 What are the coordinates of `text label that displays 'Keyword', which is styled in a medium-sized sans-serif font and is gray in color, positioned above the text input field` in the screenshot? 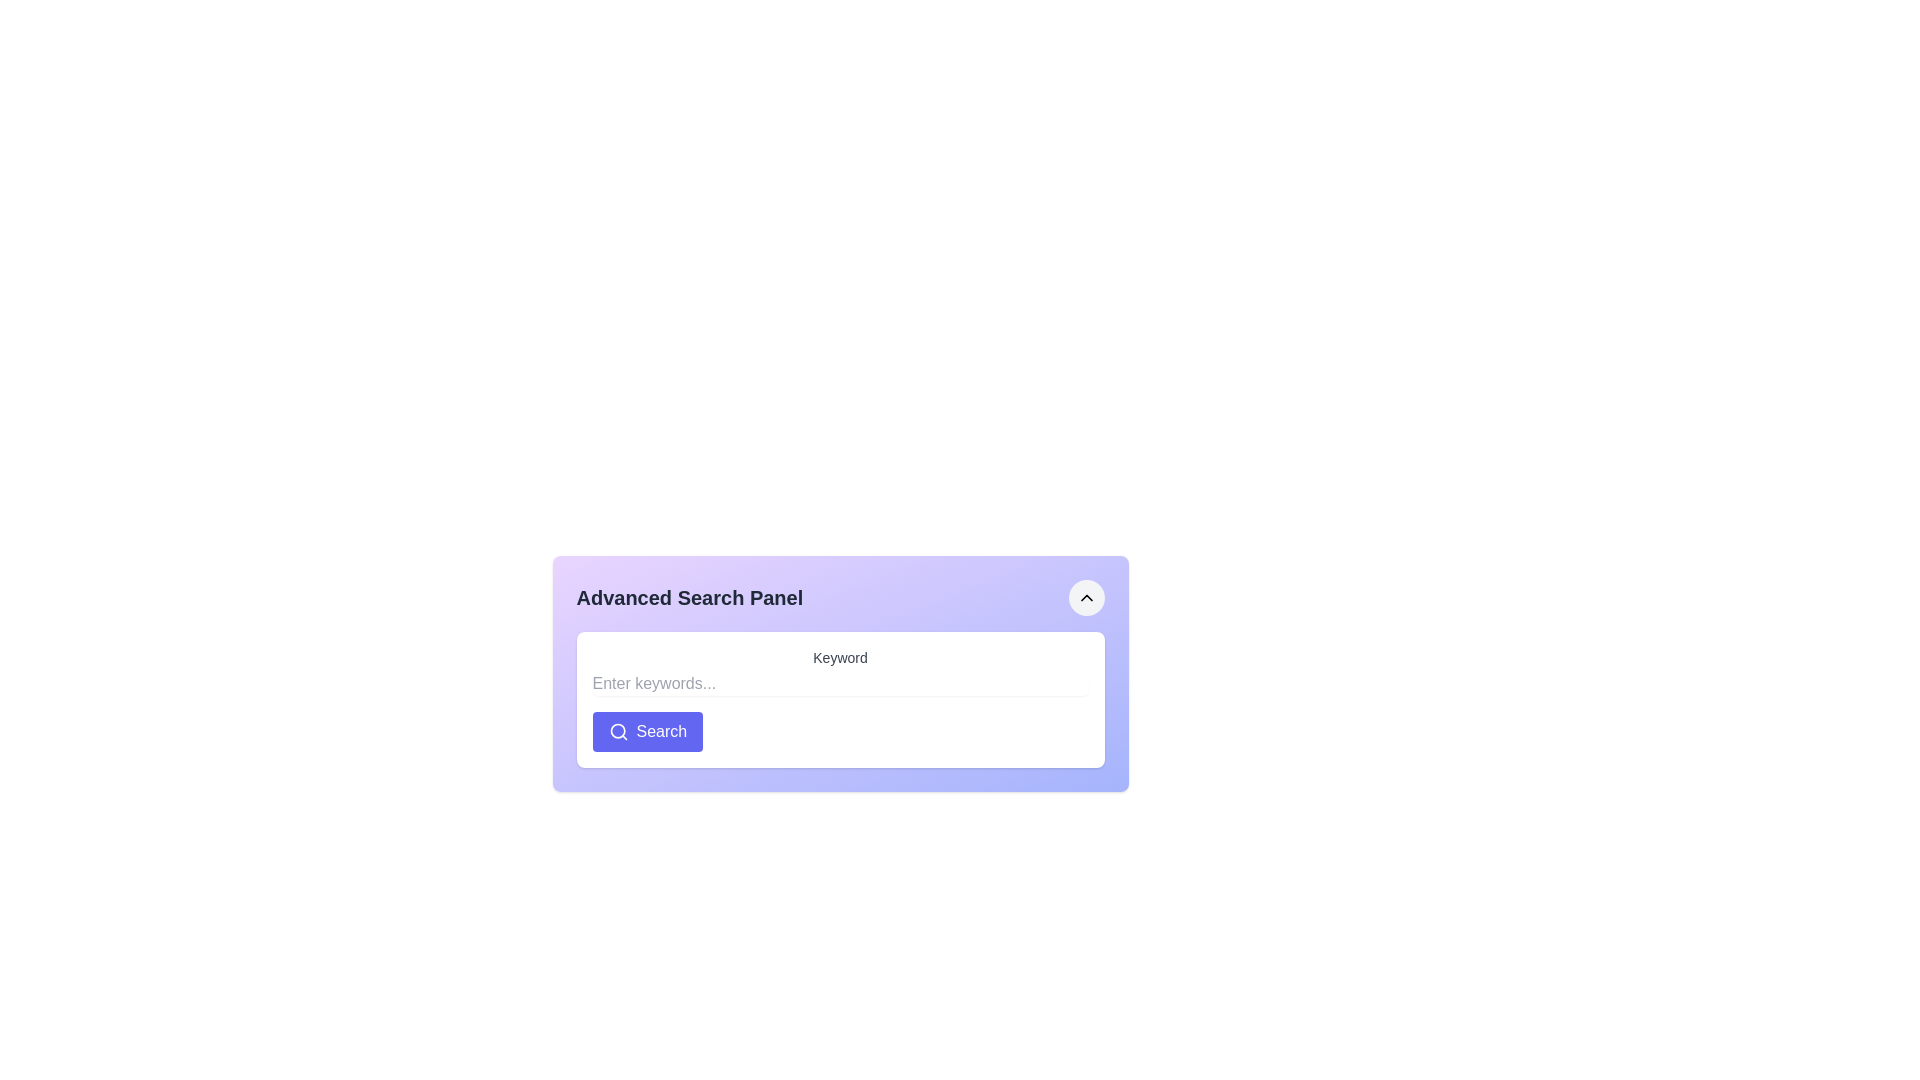 It's located at (840, 658).